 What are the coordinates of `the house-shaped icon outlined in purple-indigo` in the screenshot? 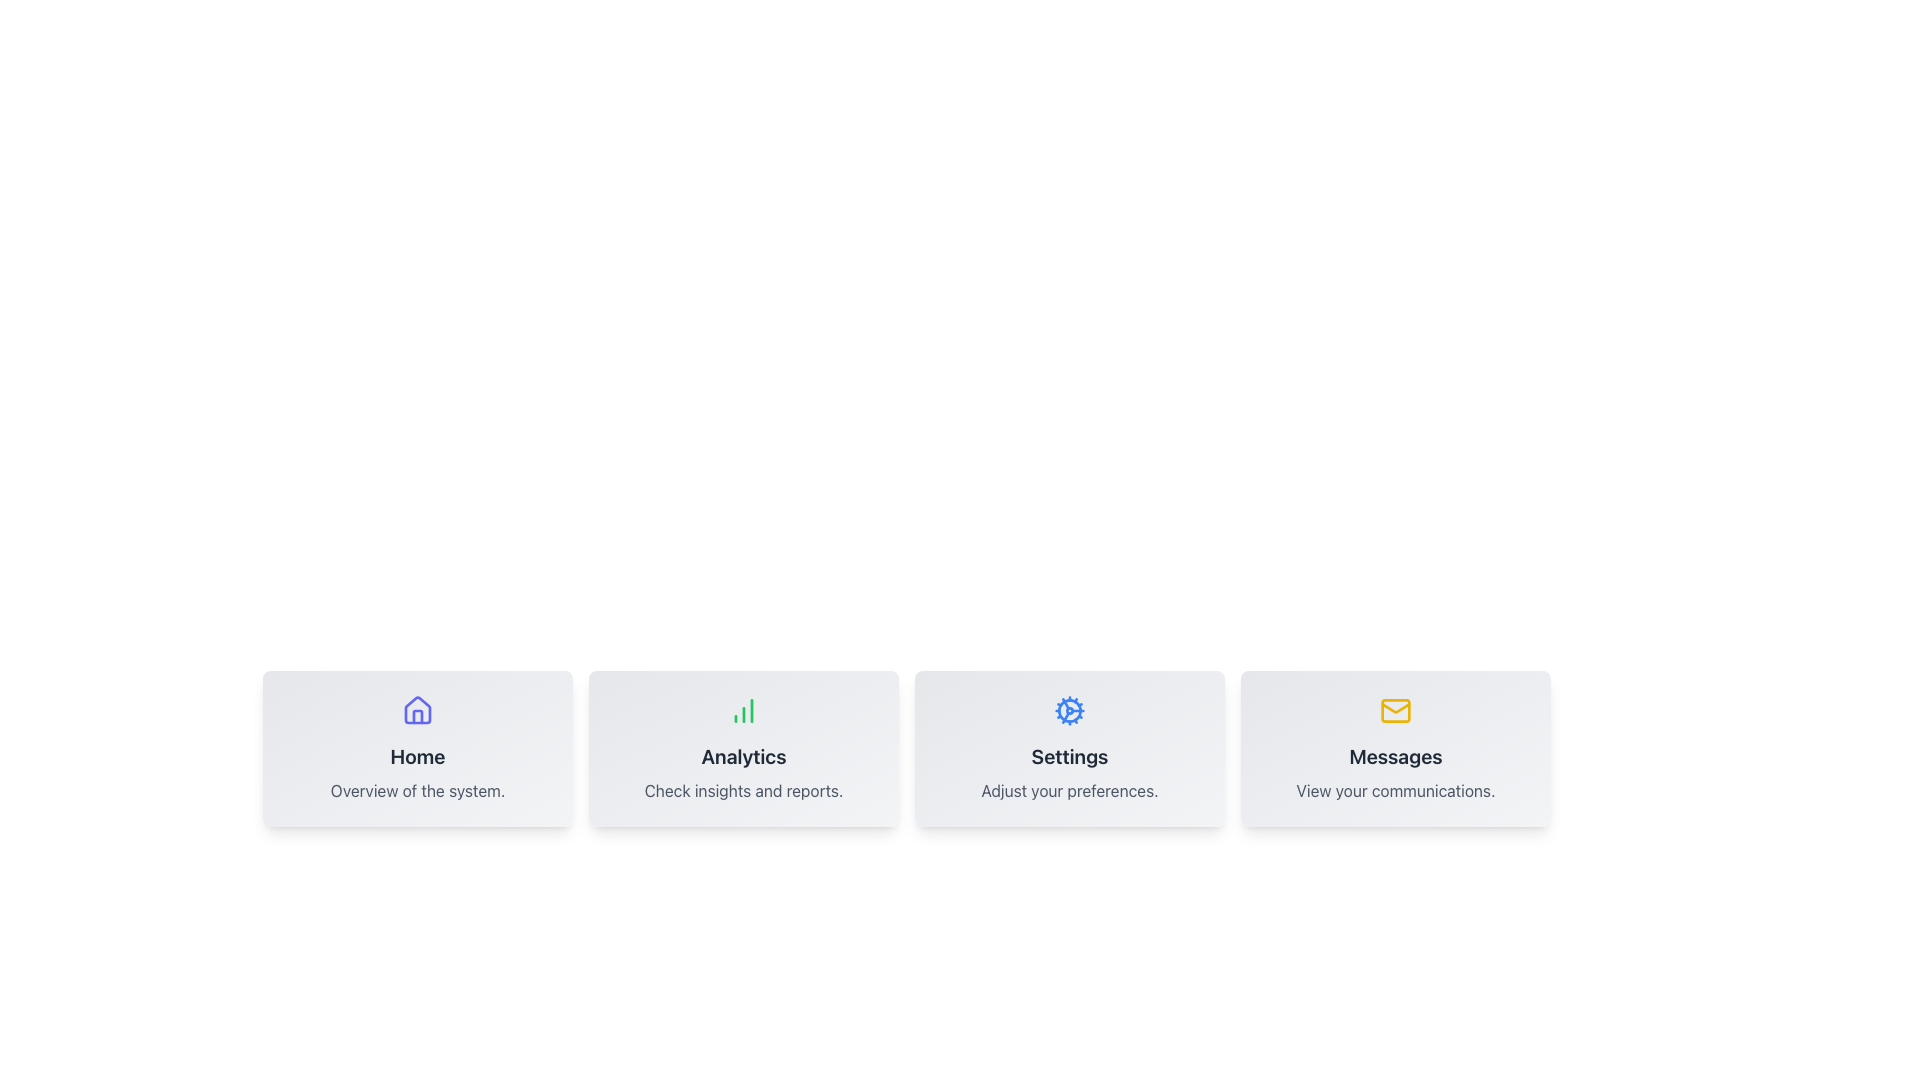 It's located at (416, 709).